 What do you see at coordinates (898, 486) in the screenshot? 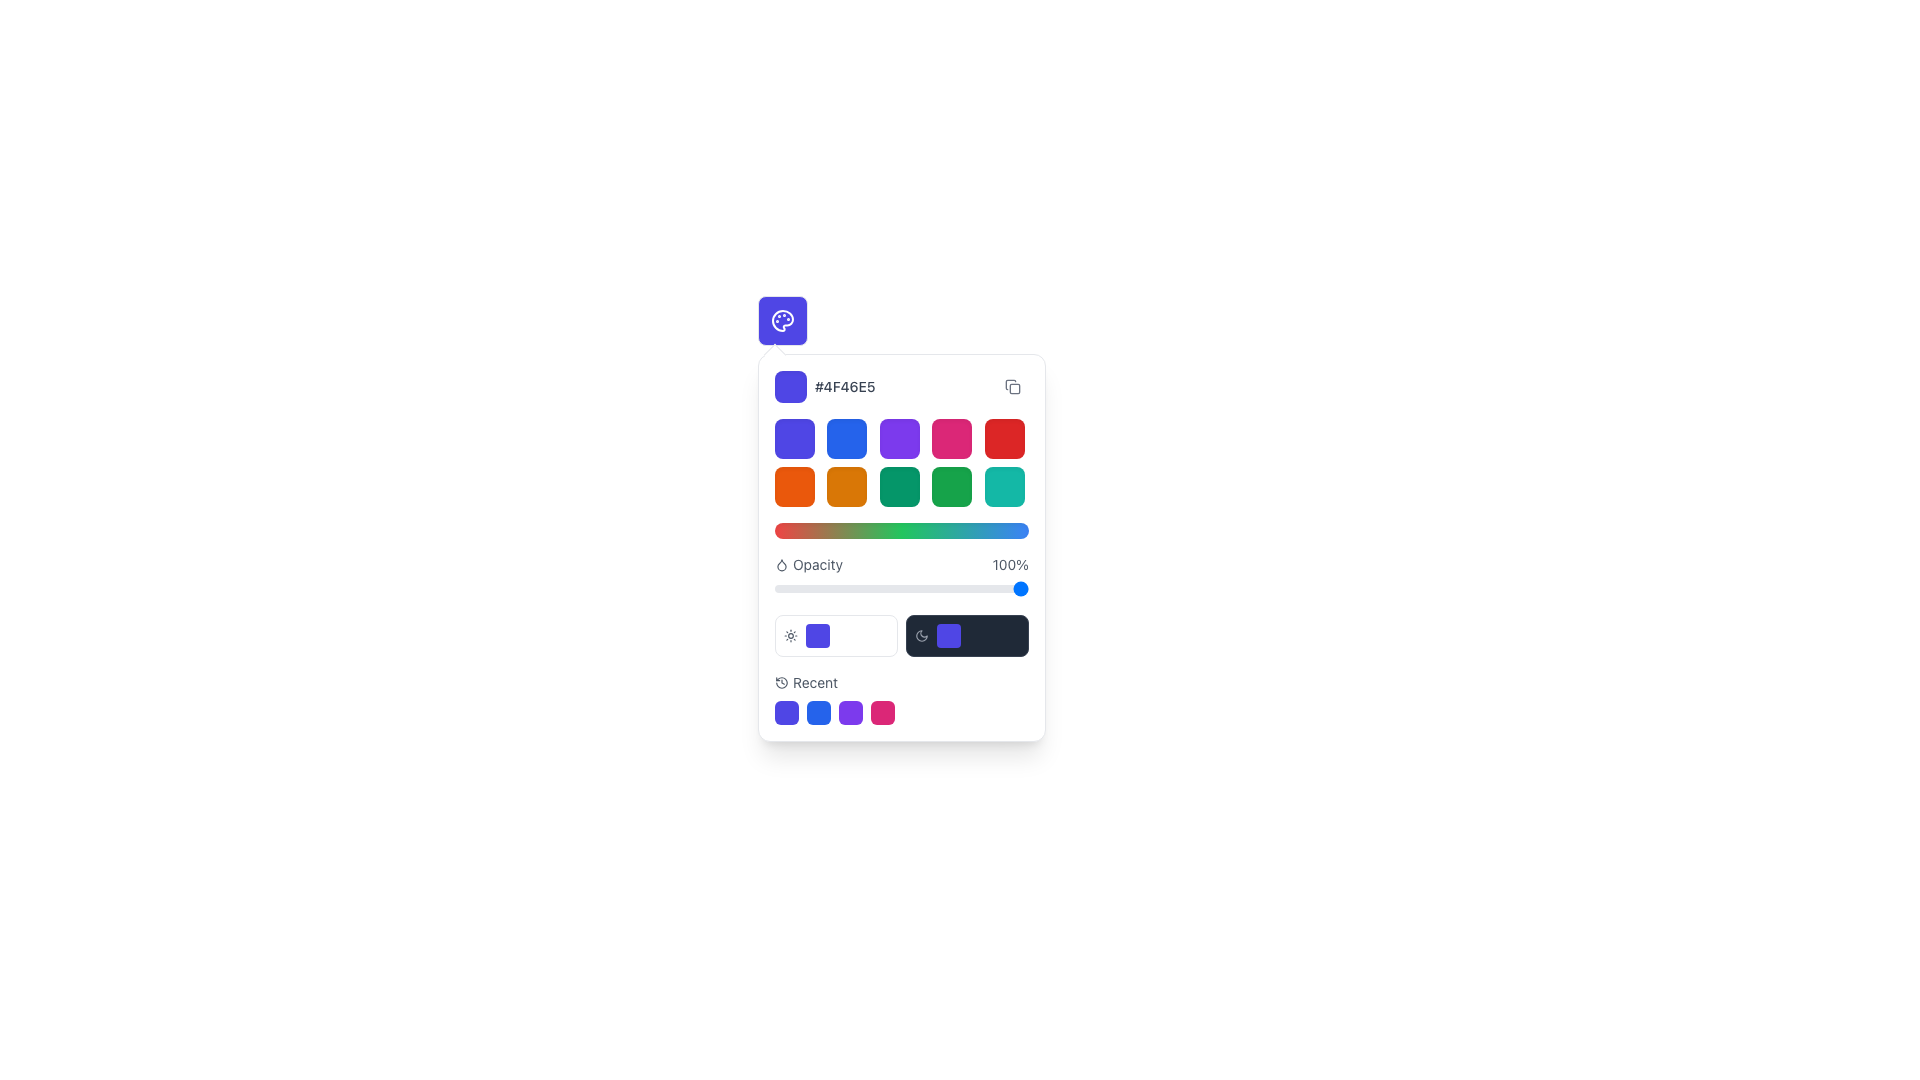
I see `the interactive green button with rounded corners located in the second row and third column of the grid layout` at bounding box center [898, 486].